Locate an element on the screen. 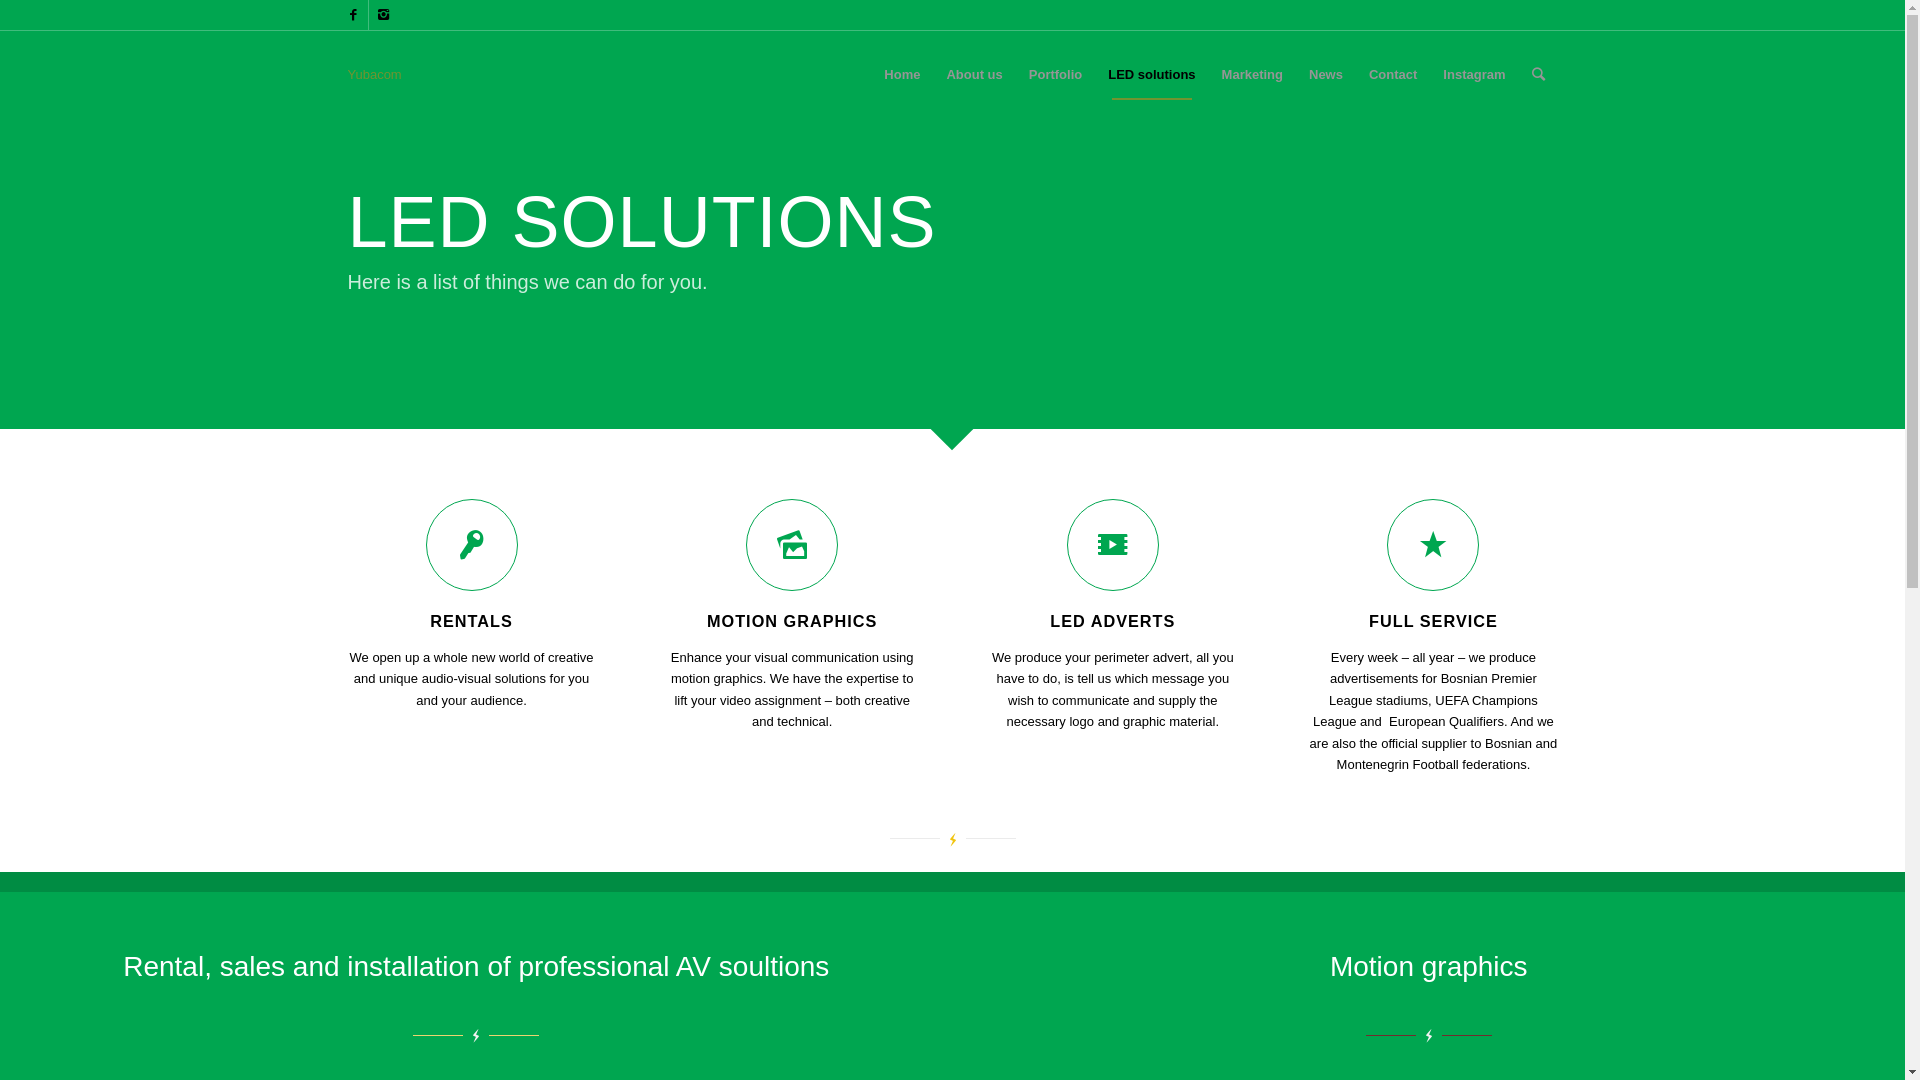 The height and width of the screenshot is (1080, 1920). 'Instagram' is located at coordinates (1473, 73).